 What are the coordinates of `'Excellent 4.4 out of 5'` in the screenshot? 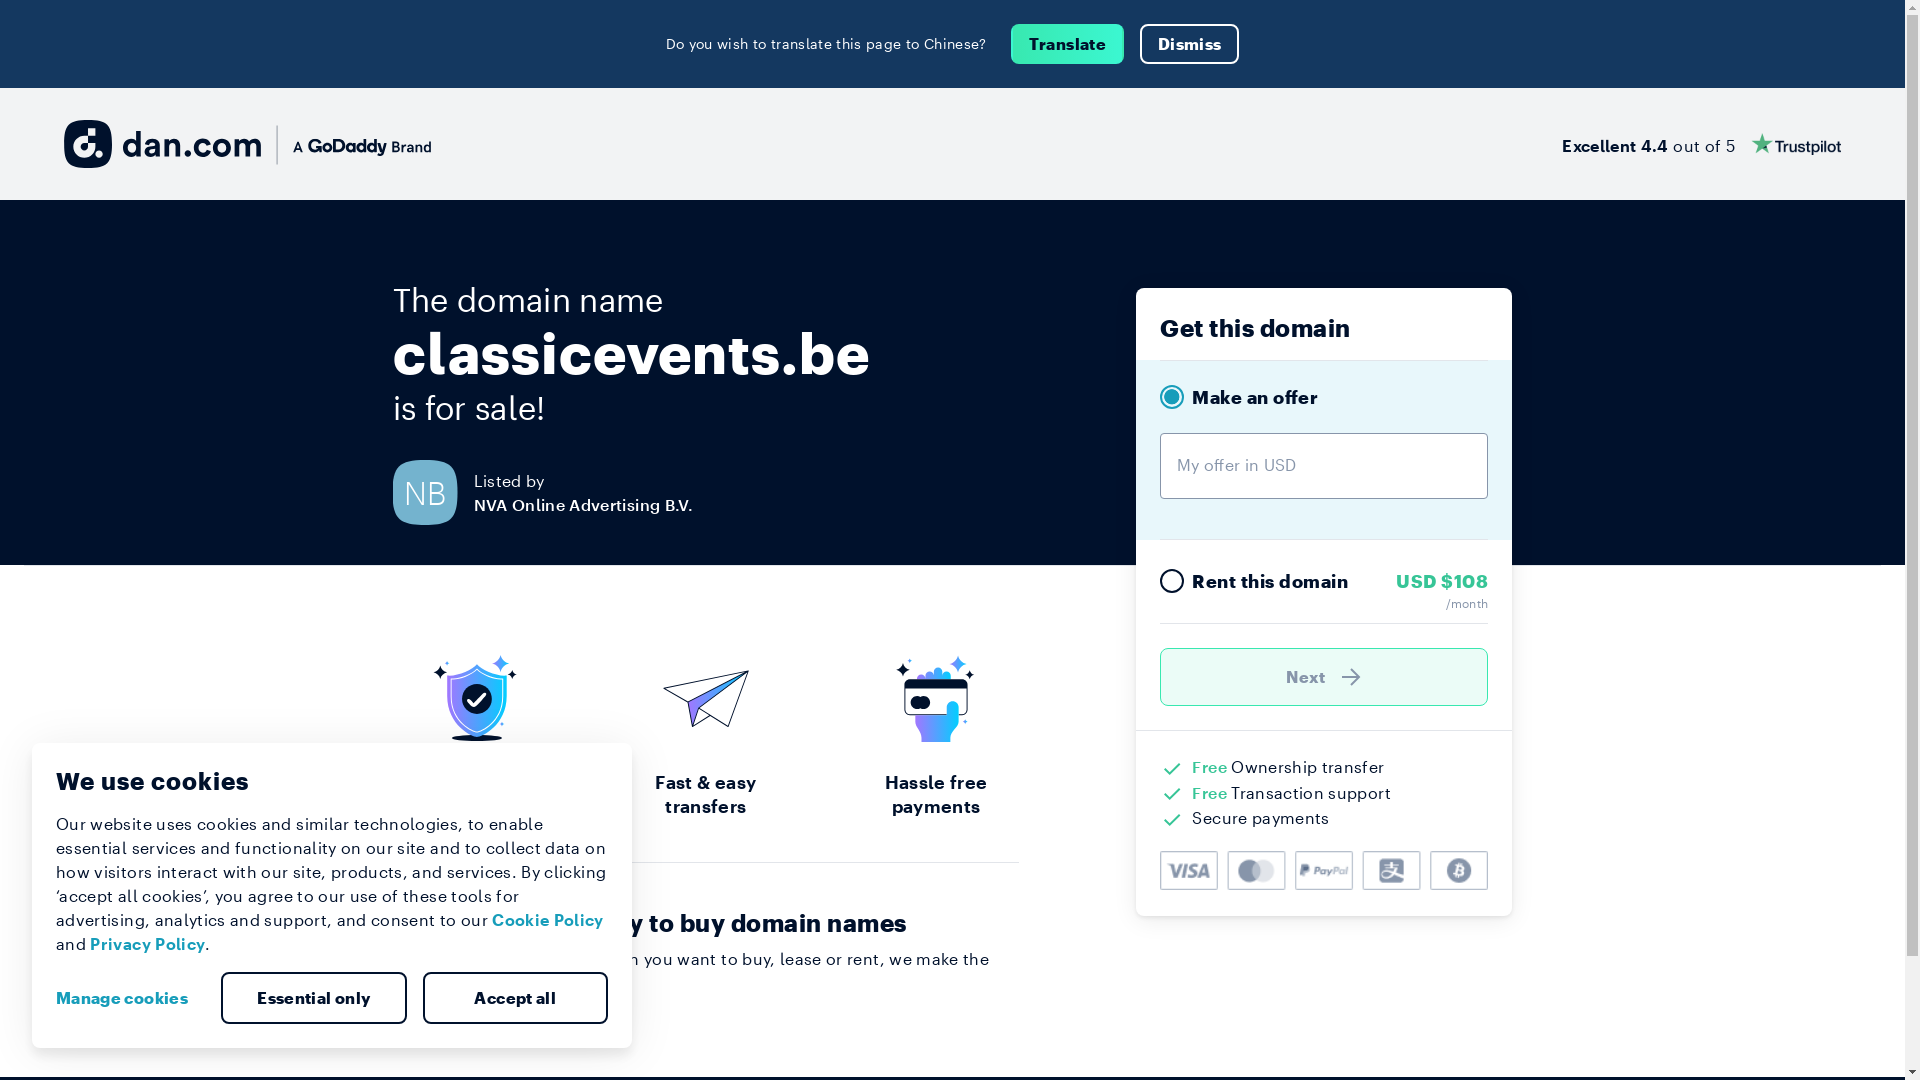 It's located at (1560, 142).